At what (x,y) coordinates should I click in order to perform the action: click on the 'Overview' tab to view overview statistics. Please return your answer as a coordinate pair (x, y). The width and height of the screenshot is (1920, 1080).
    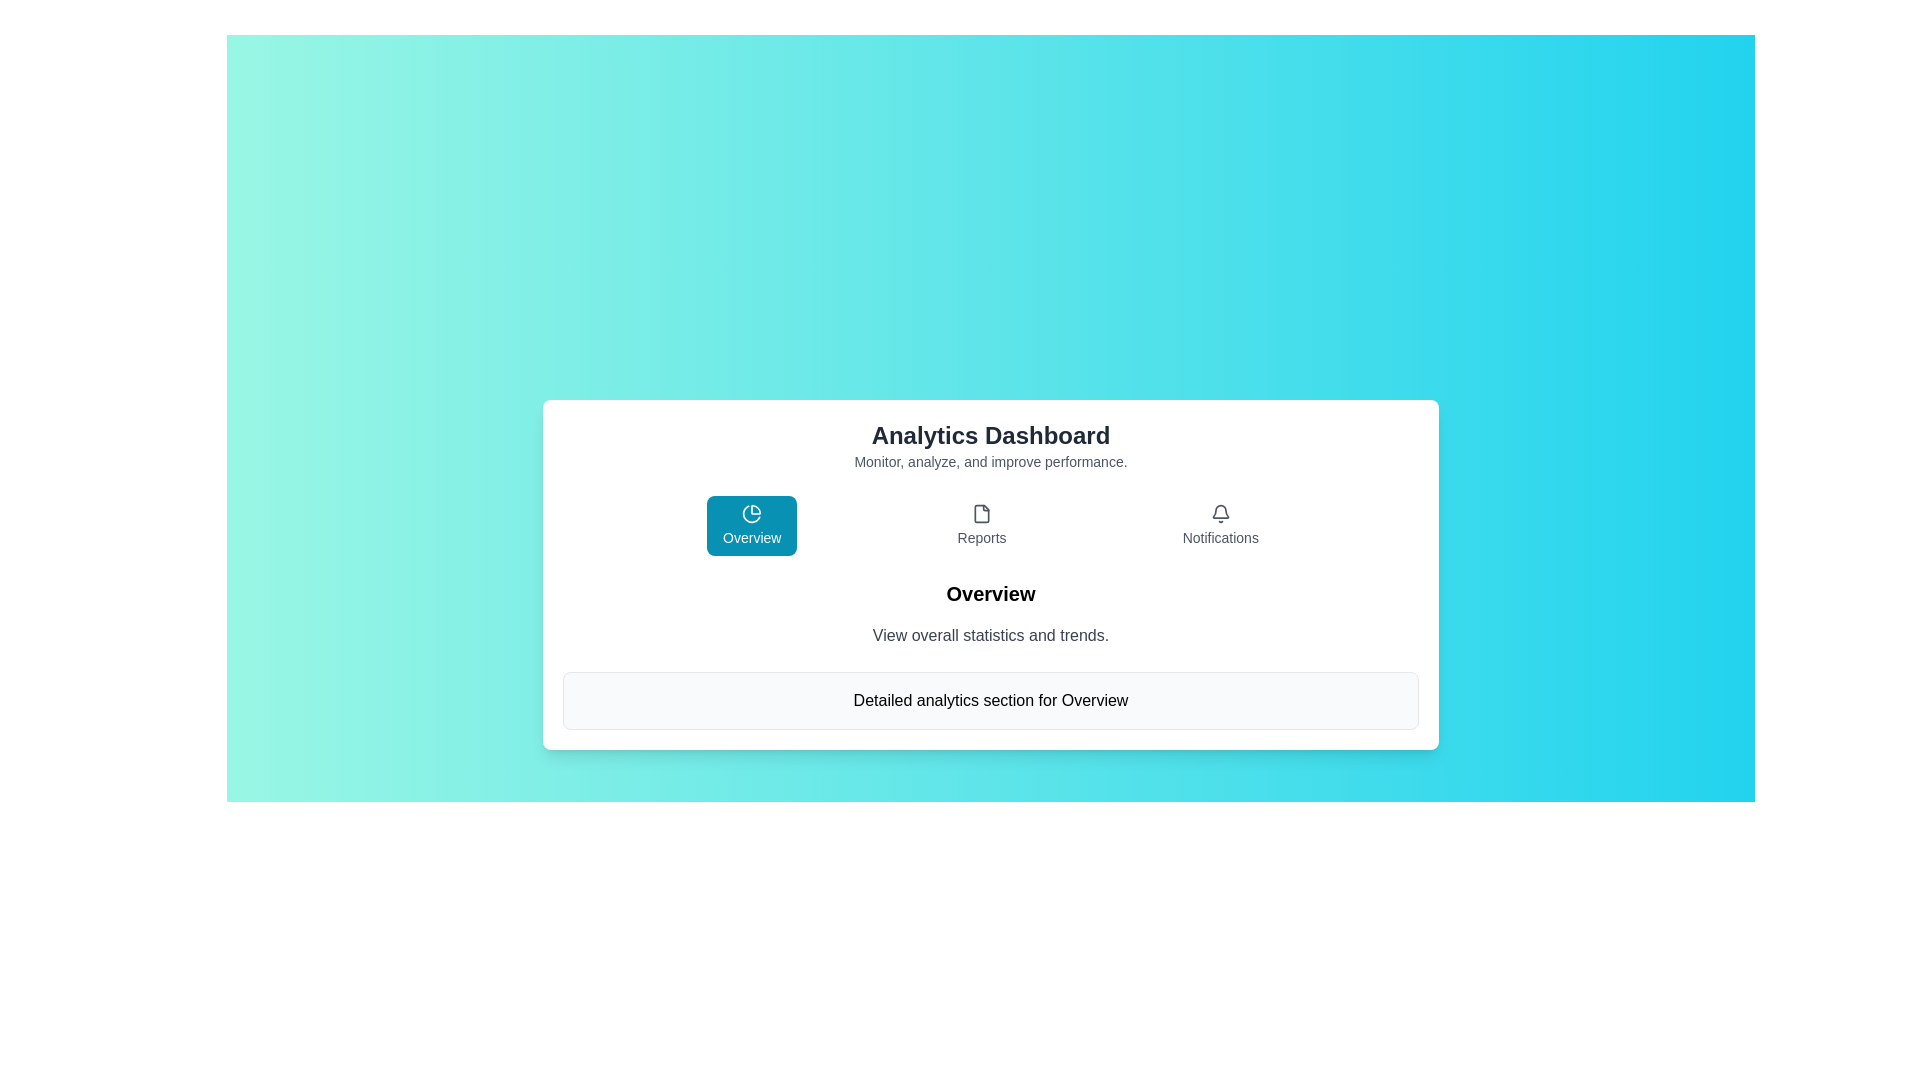
    Looking at the image, I should click on (751, 524).